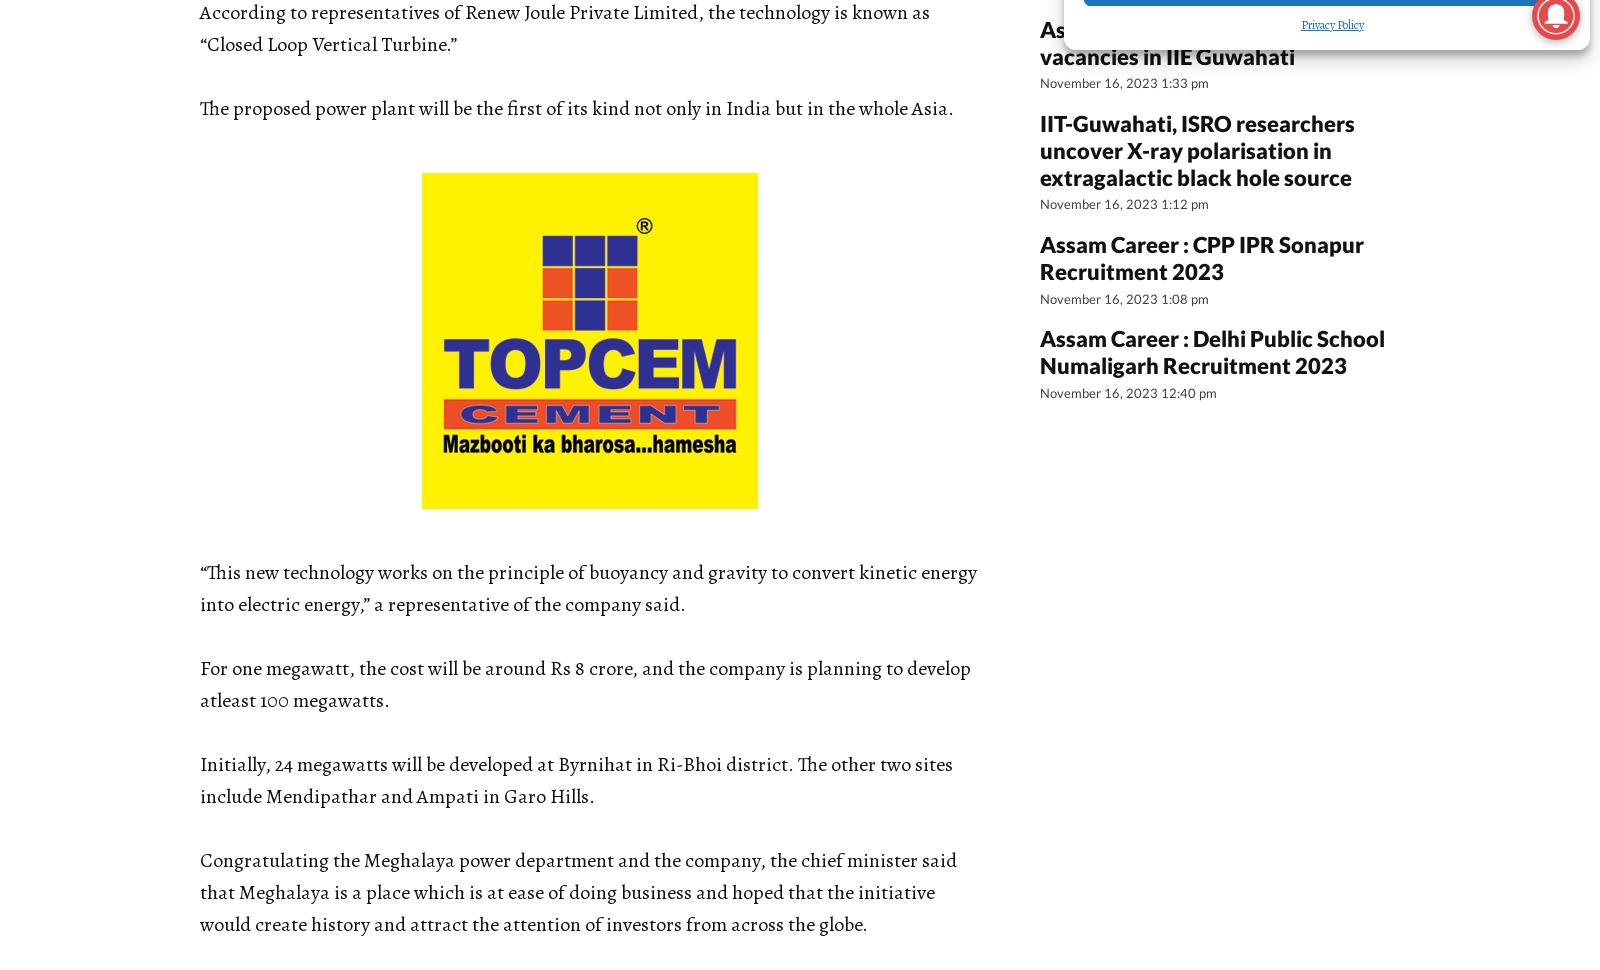  What do you see at coordinates (577, 891) in the screenshot?
I see `'Congratulating the Meghalaya power department and the company, the chief minister said that Meghalaya is a place which is at ease of doing business and hoped that the initiative would create history and attract the attention of investors from across the globe.'` at bounding box center [577, 891].